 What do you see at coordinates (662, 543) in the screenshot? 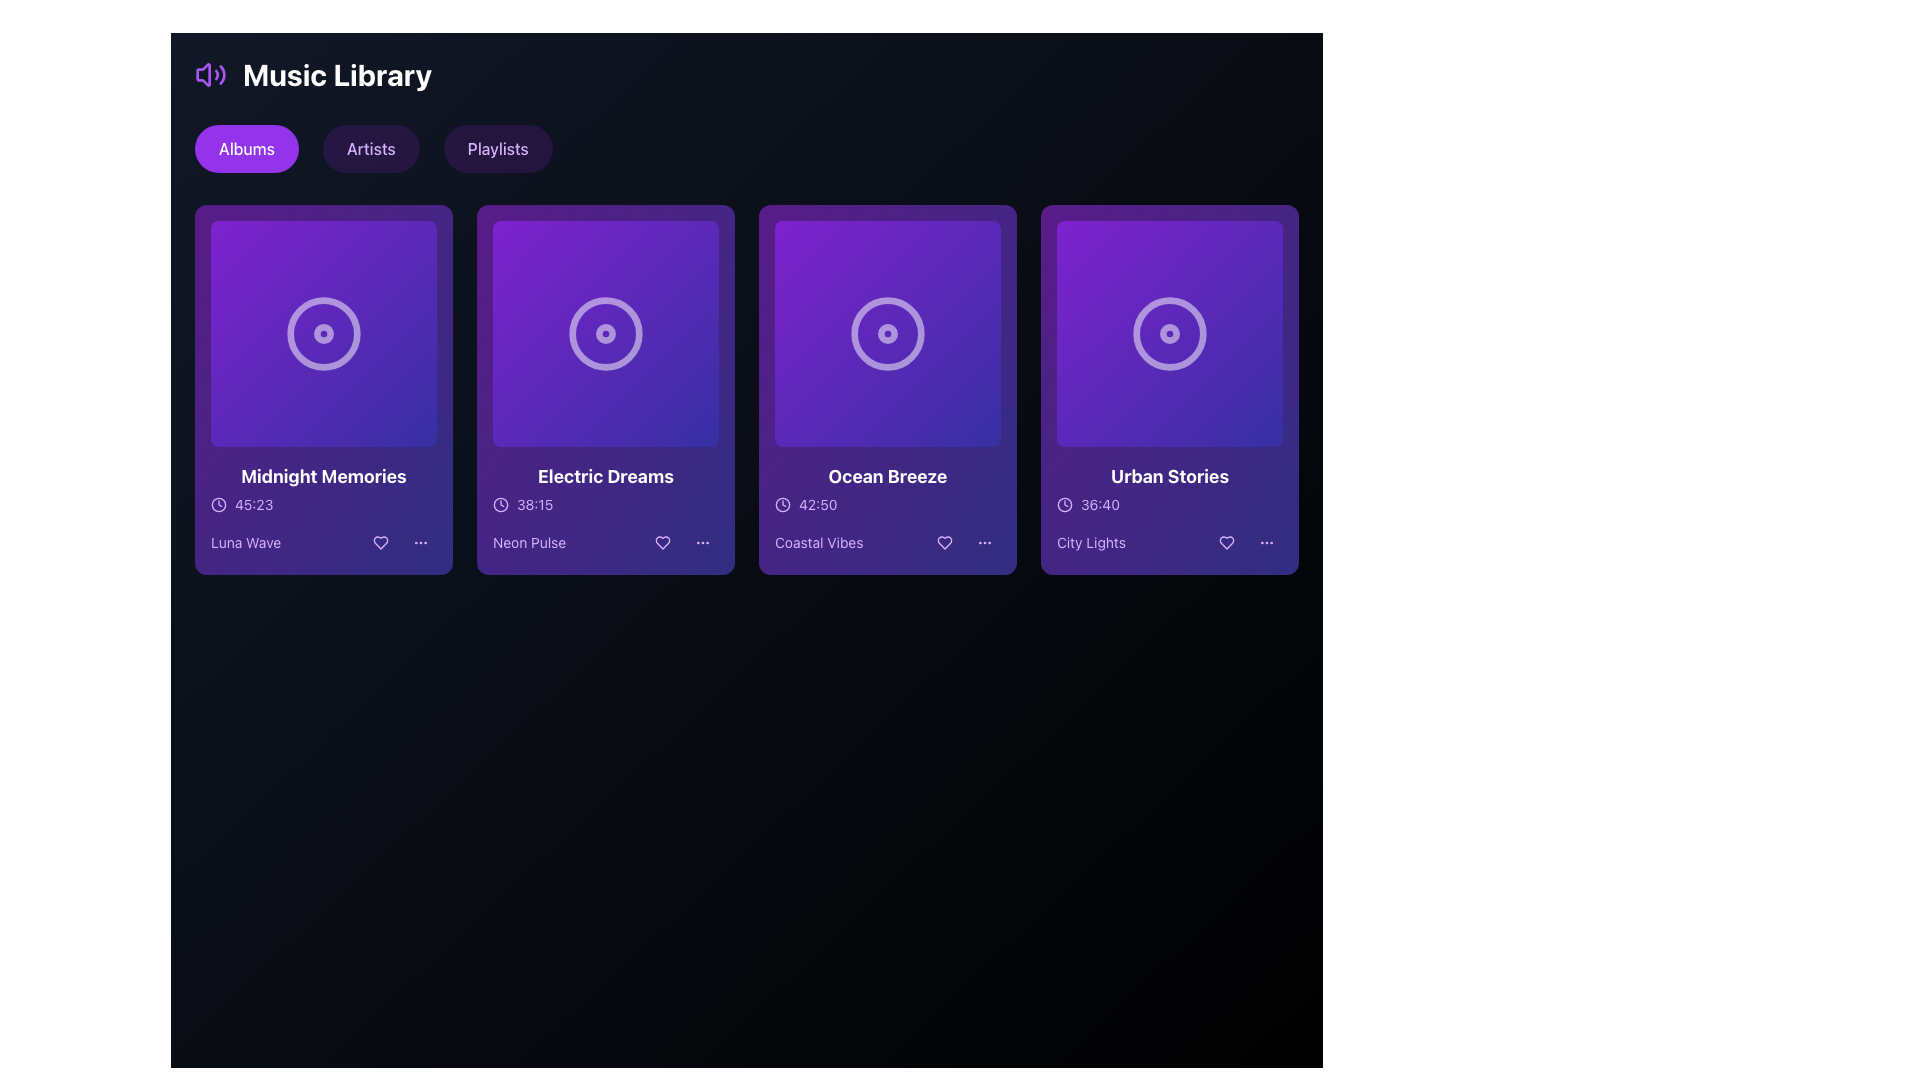
I see `the heart-shaped icon button in the second album card from the left` at bounding box center [662, 543].